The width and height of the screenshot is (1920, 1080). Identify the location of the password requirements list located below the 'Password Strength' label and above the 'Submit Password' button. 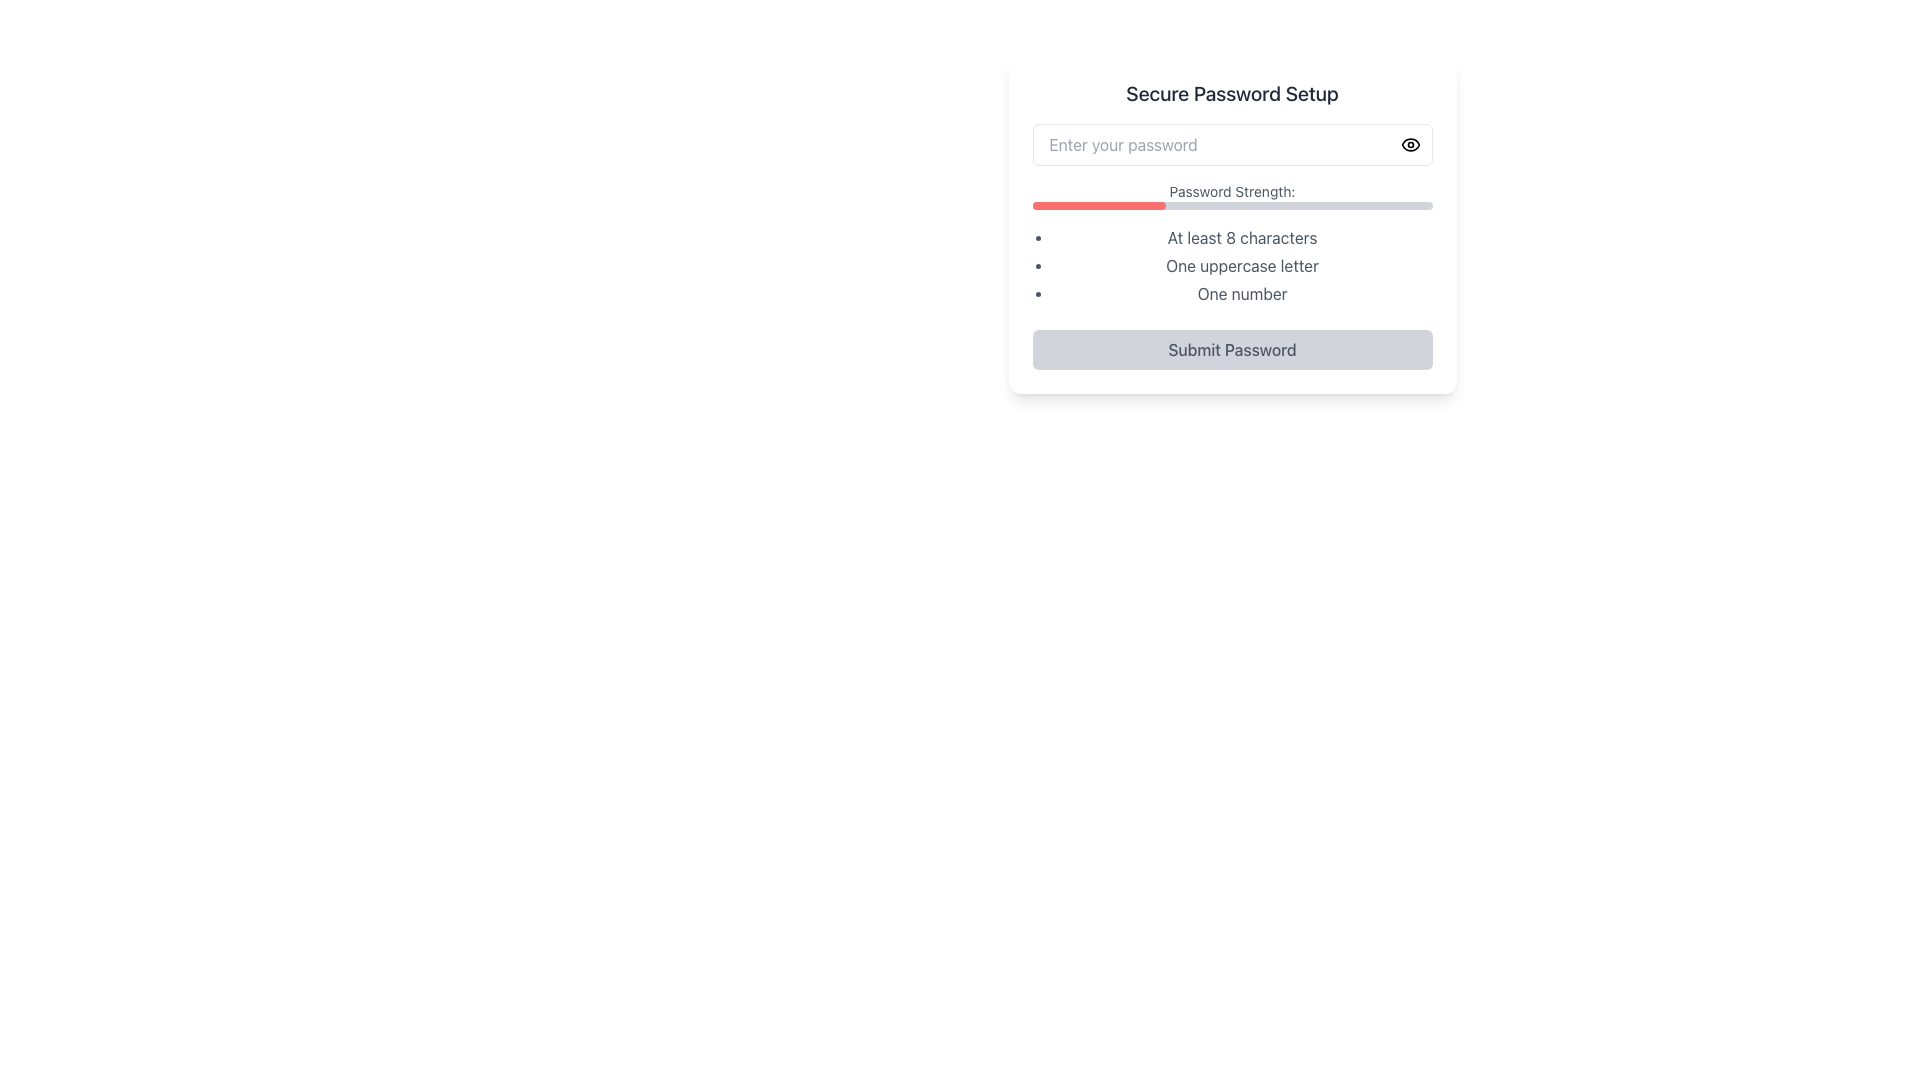
(1241, 265).